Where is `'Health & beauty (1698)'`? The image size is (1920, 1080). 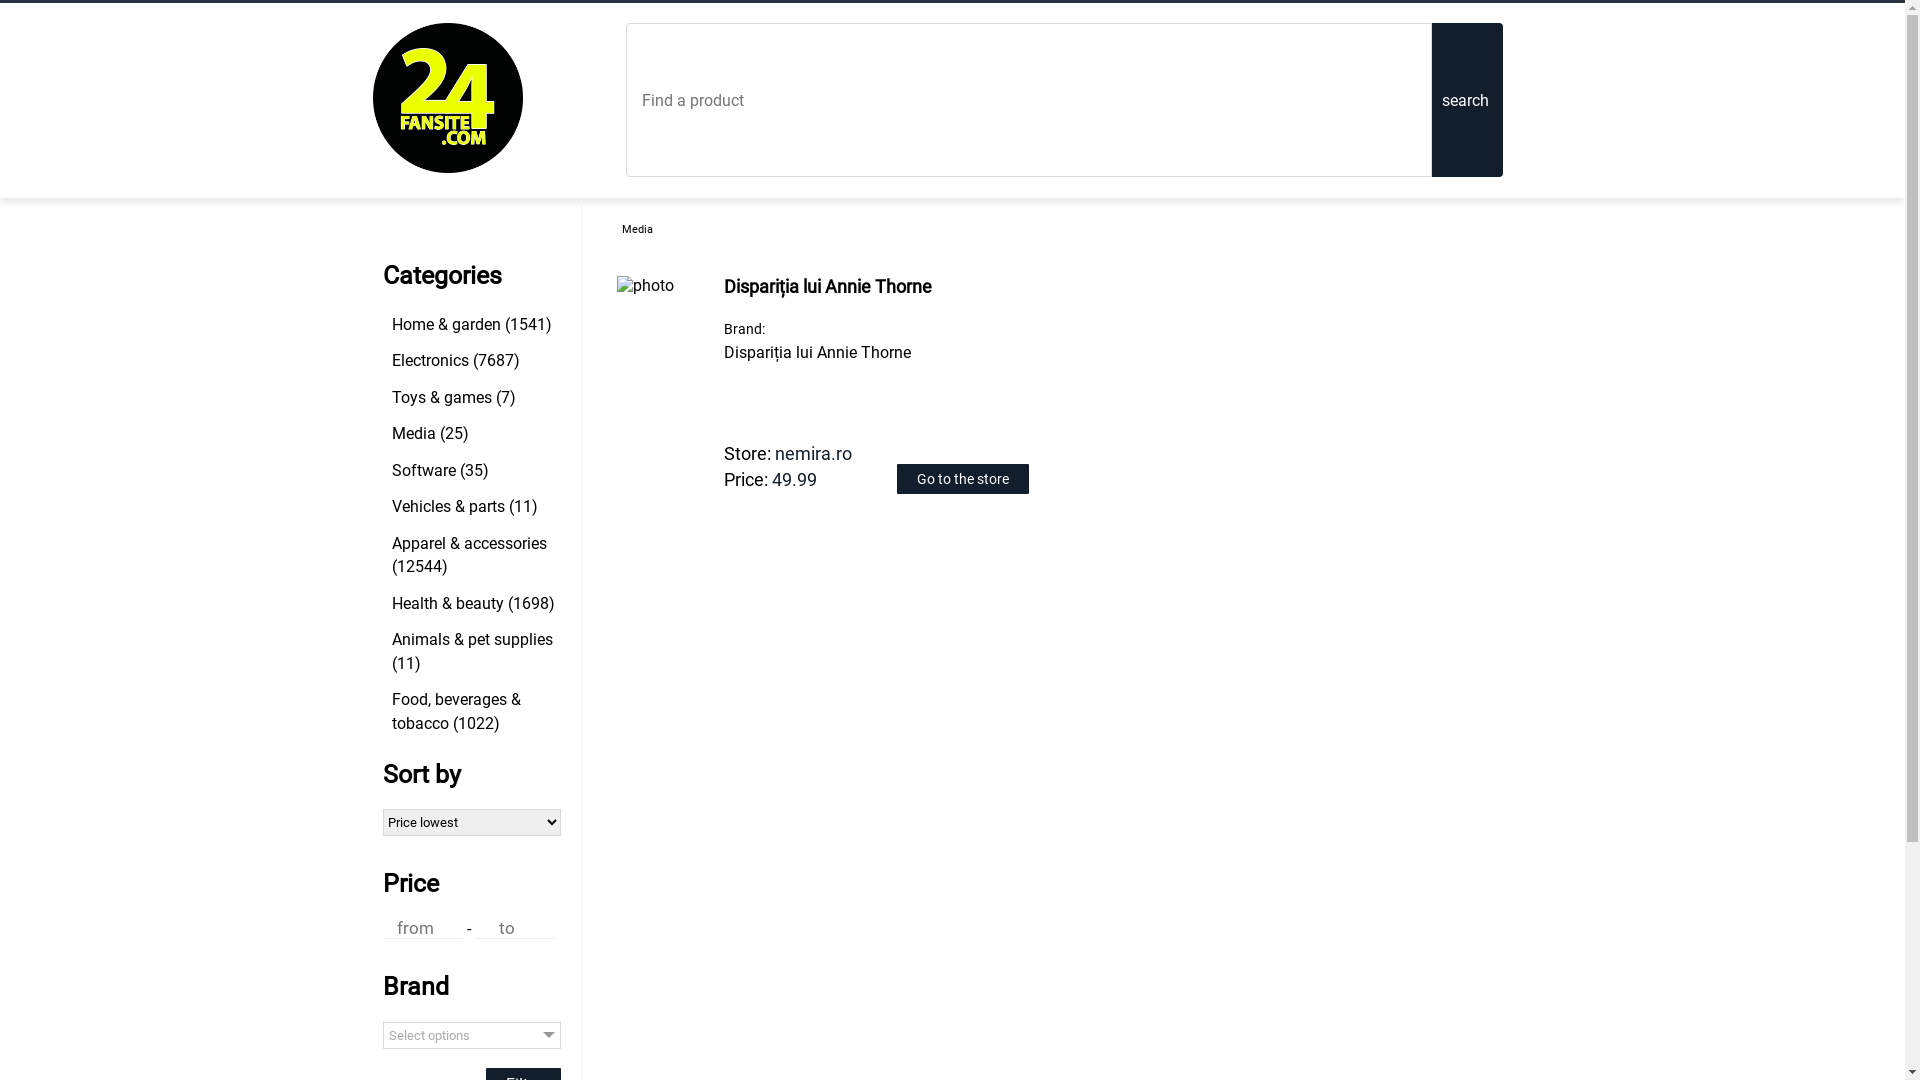
'Health & beauty (1698)' is located at coordinates (473, 602).